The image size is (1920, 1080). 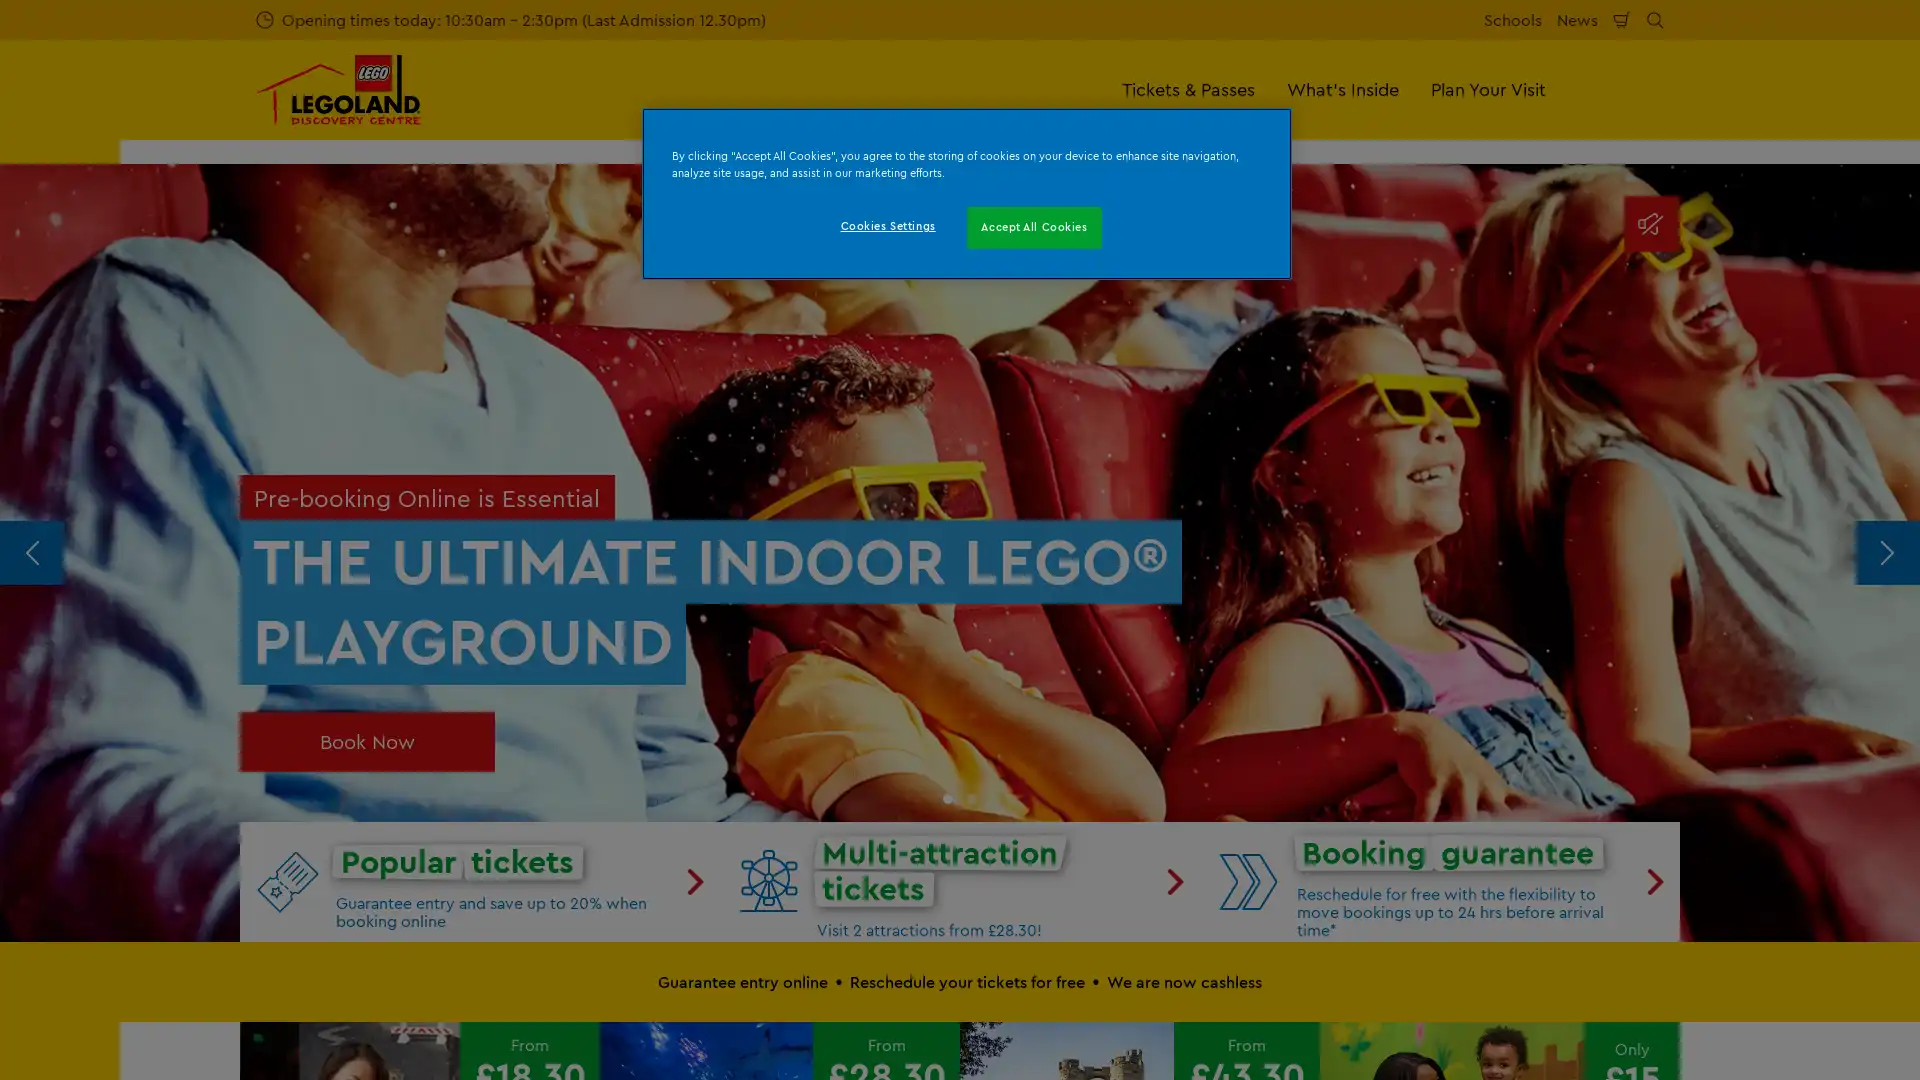 What do you see at coordinates (1622, 19) in the screenshot?
I see `Shopping Cart` at bounding box center [1622, 19].